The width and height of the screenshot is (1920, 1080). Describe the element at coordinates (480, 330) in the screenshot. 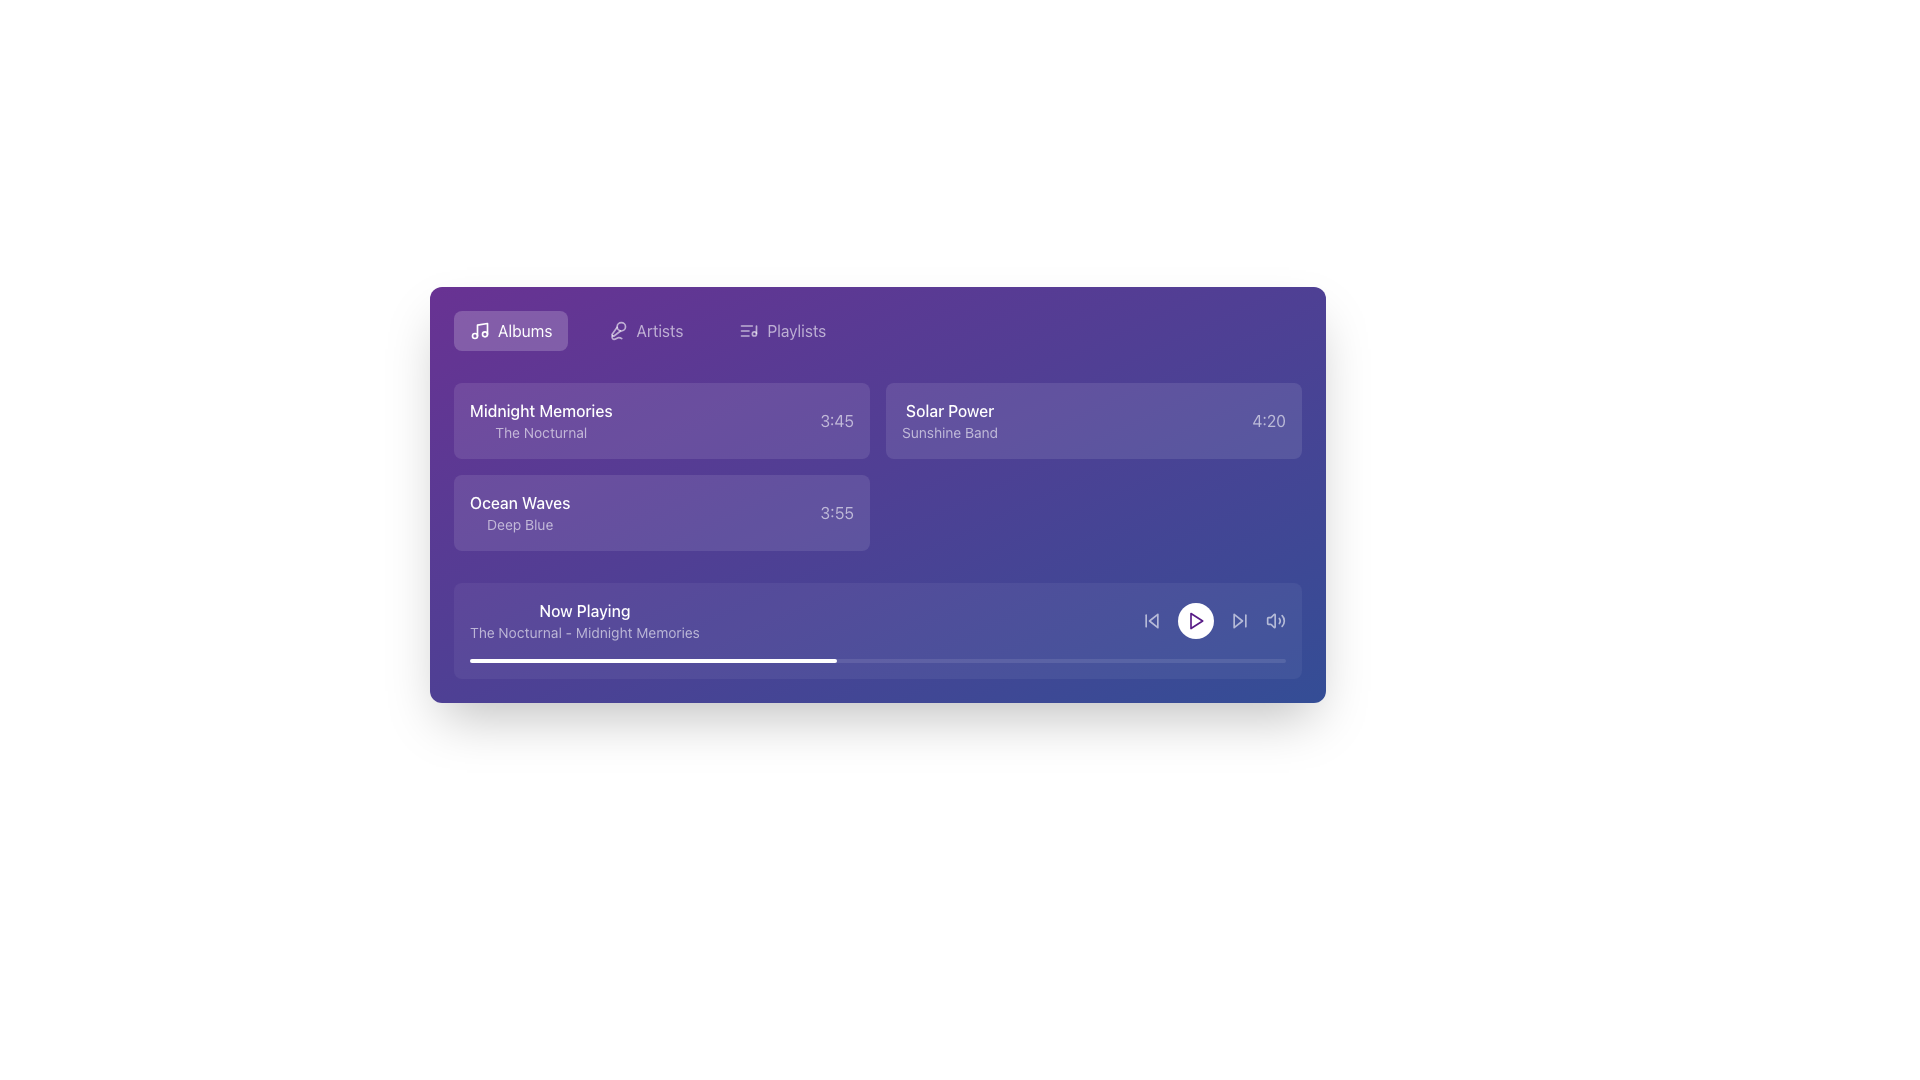

I see `the music content icon located to the left of the 'Albums' text label in the horizontal navigation bar at the top of the interface` at that location.